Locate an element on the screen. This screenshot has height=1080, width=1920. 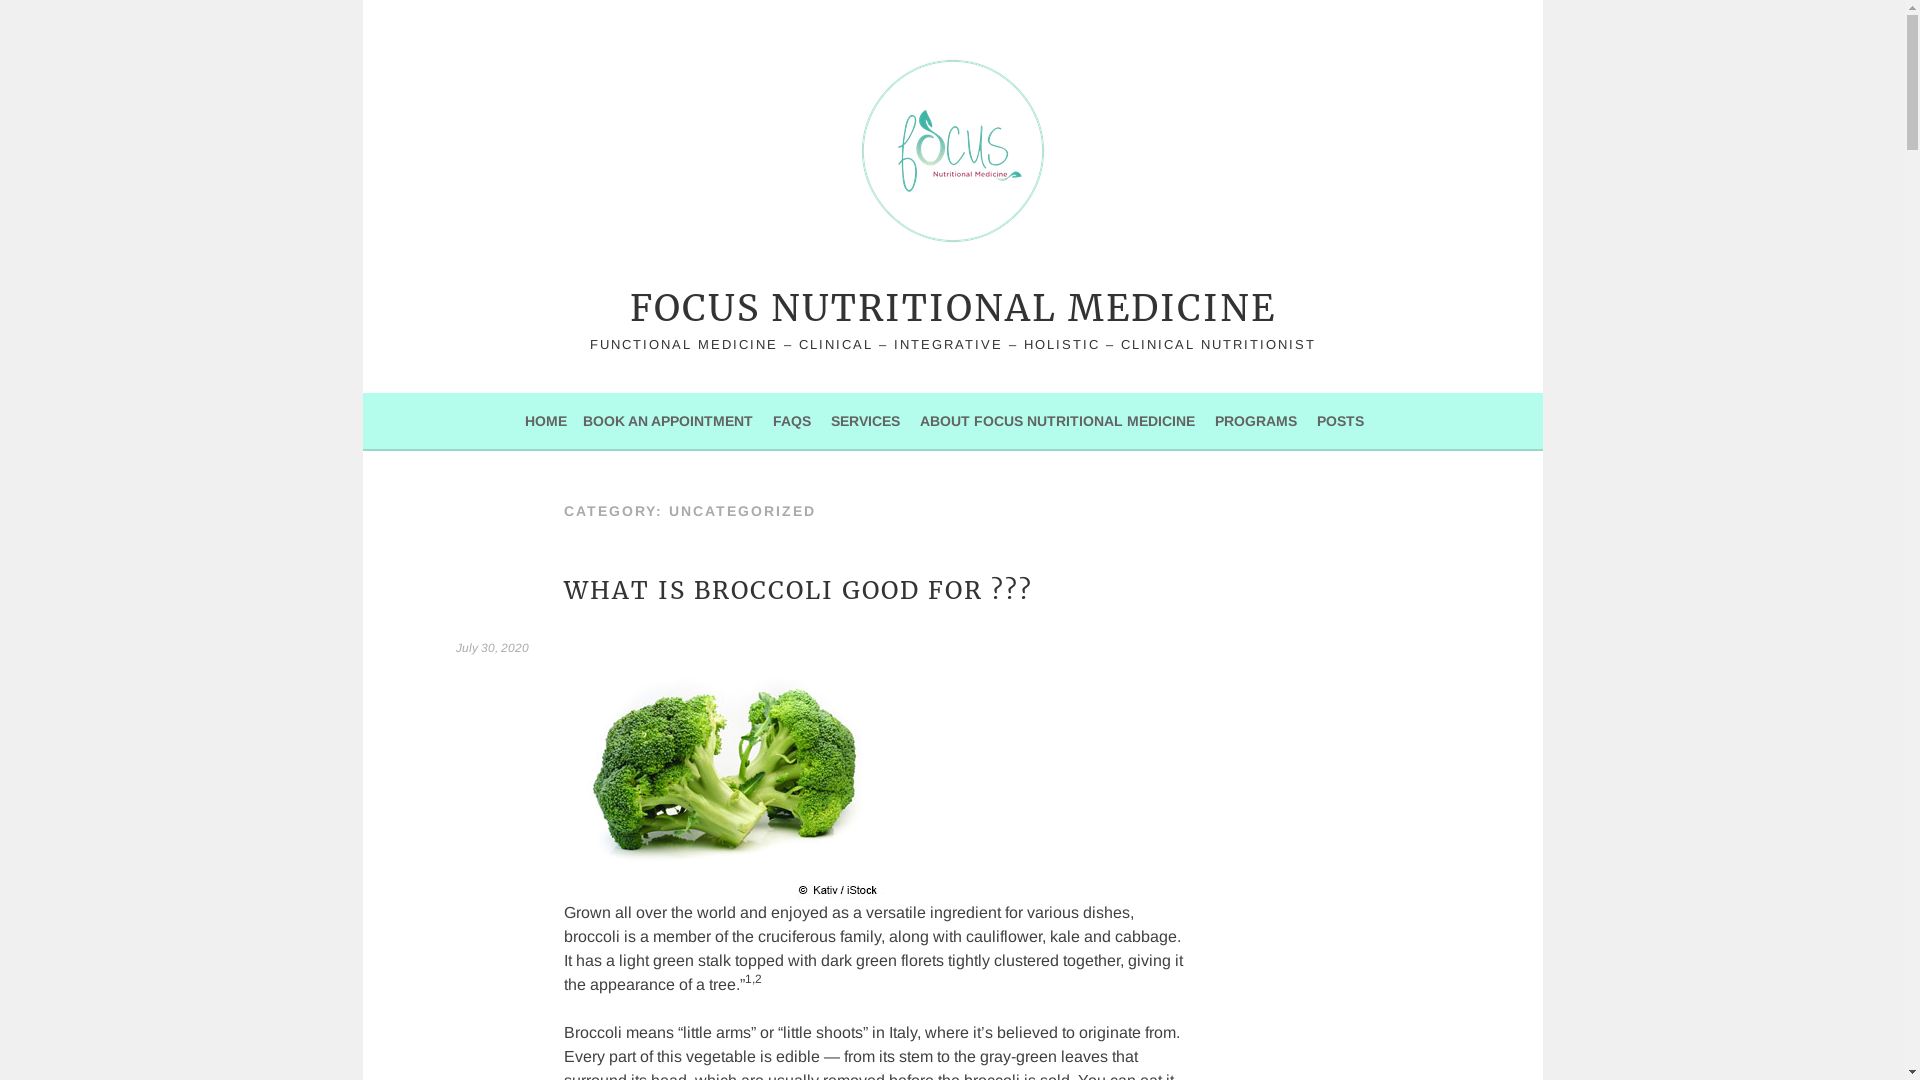
'July 30, 2020' is located at coordinates (455, 648).